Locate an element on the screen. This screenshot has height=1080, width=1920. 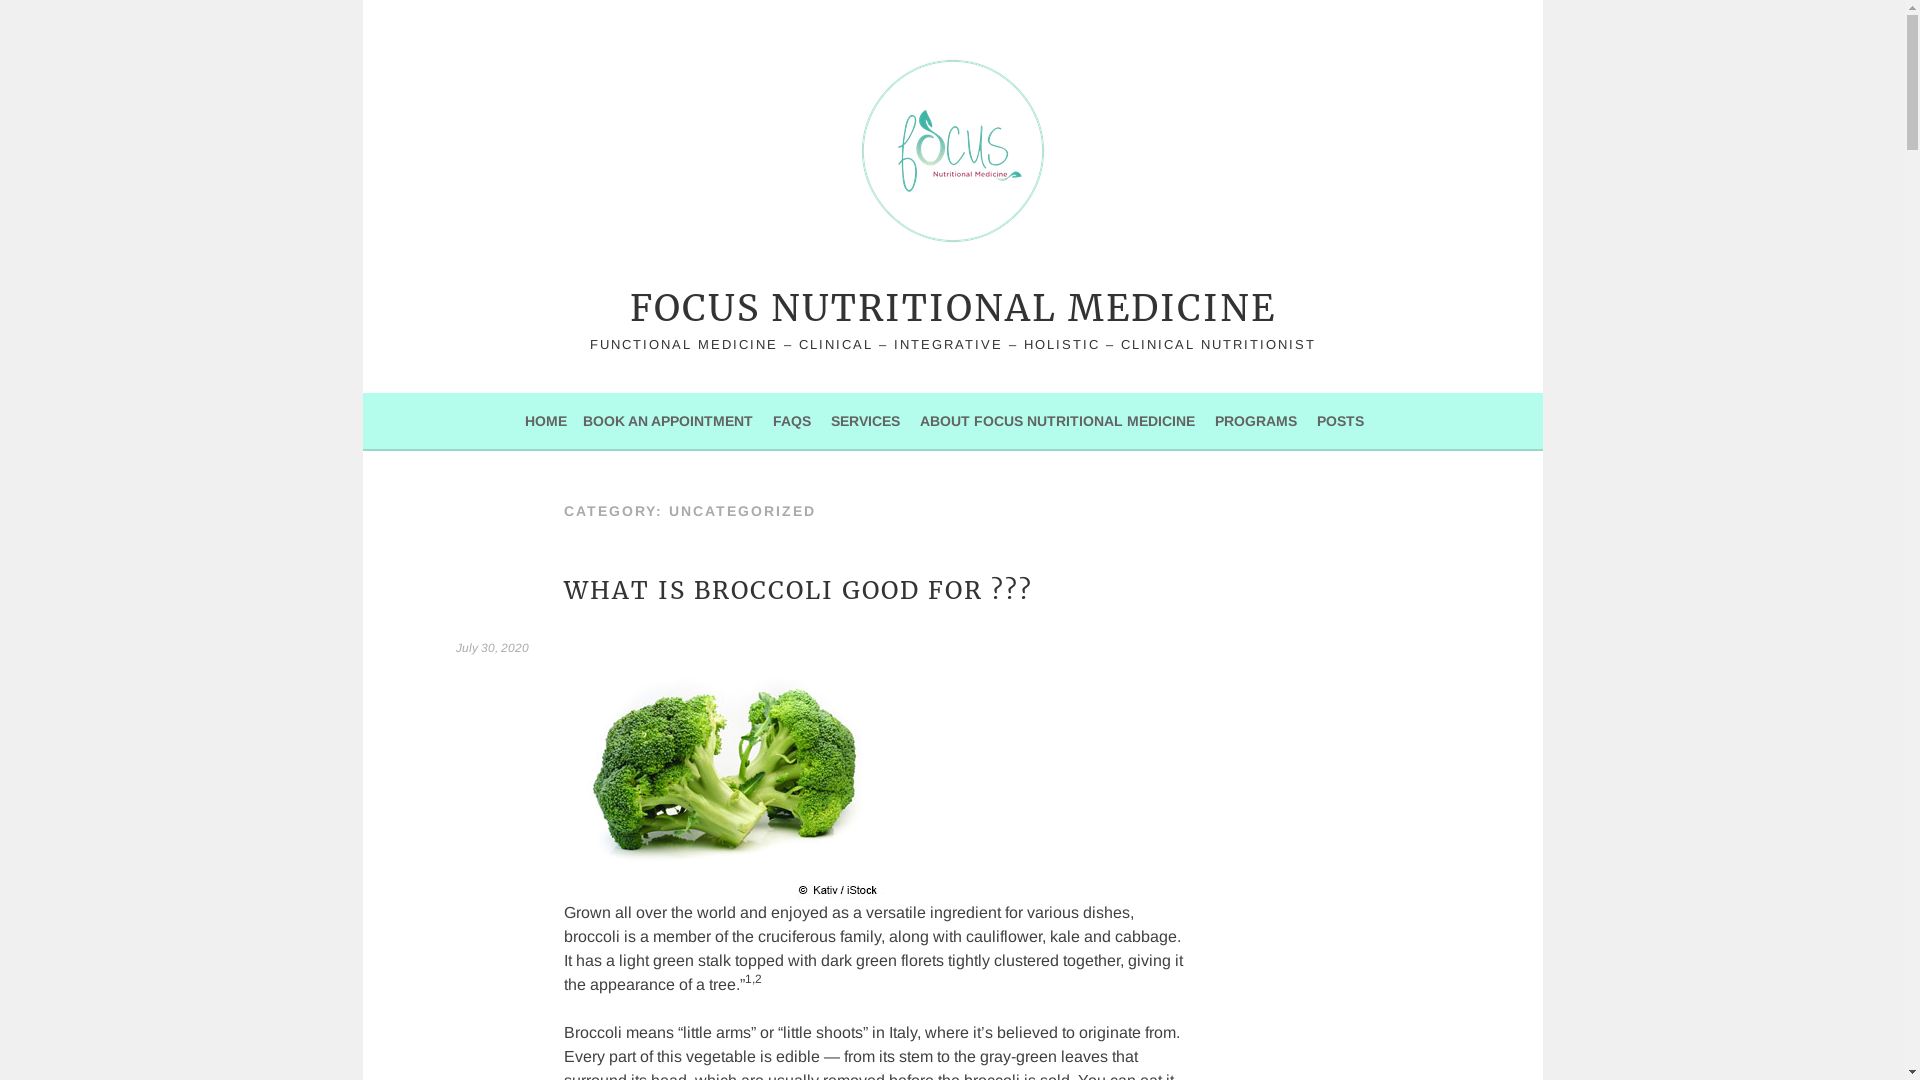
'July 30, 2020' is located at coordinates (455, 648).